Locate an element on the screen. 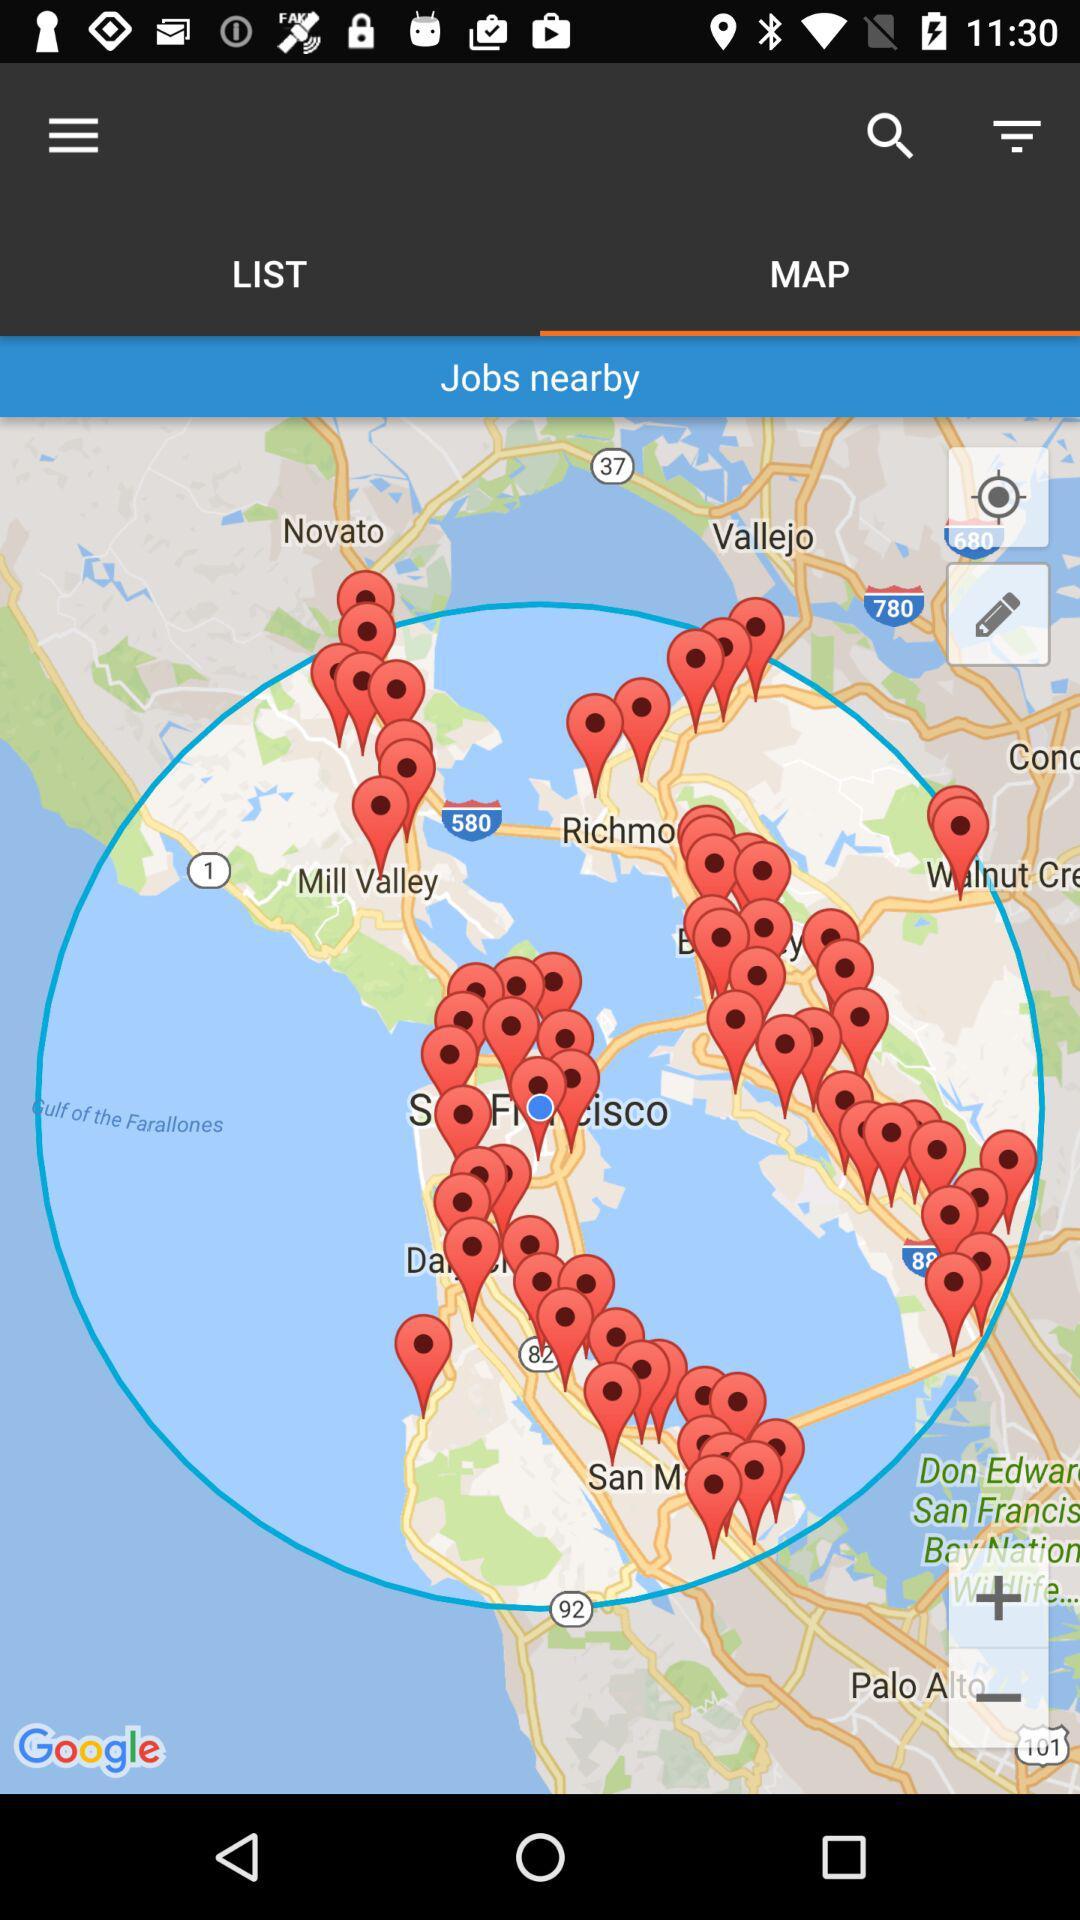  icon above the jobs nearby item is located at coordinates (72, 135).